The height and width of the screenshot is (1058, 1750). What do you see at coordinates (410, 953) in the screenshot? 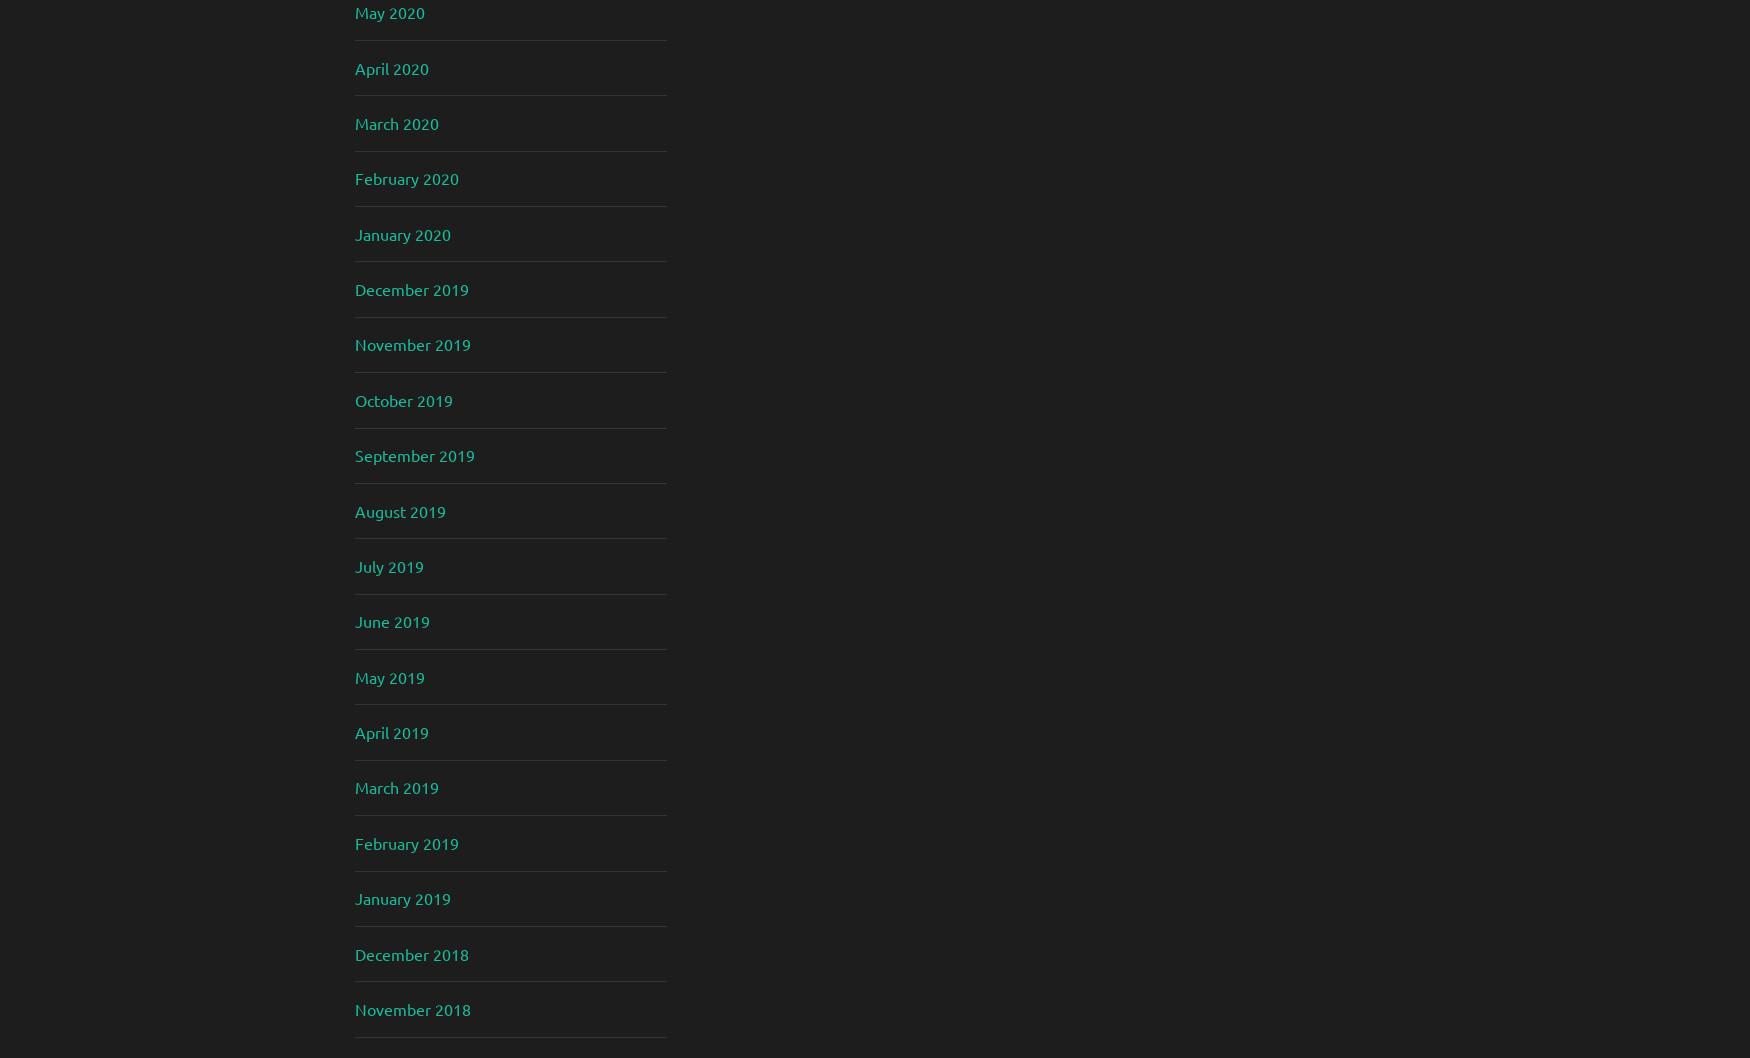
I see `'December 2018'` at bounding box center [410, 953].